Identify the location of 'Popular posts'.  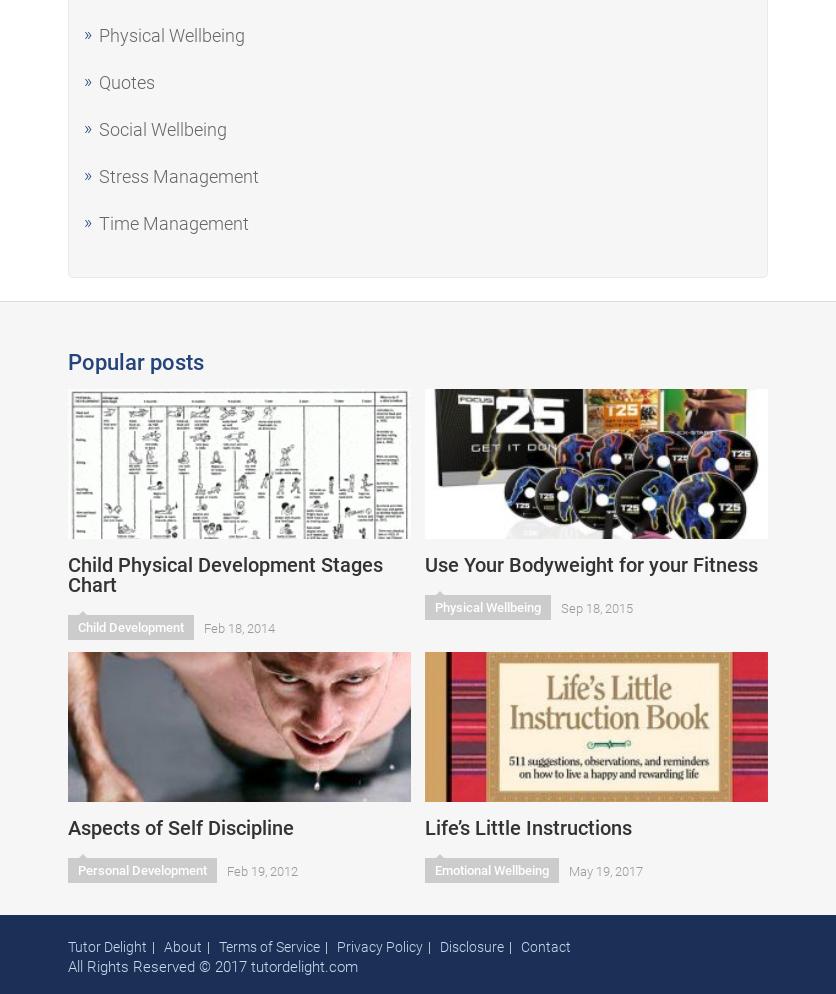
(135, 362).